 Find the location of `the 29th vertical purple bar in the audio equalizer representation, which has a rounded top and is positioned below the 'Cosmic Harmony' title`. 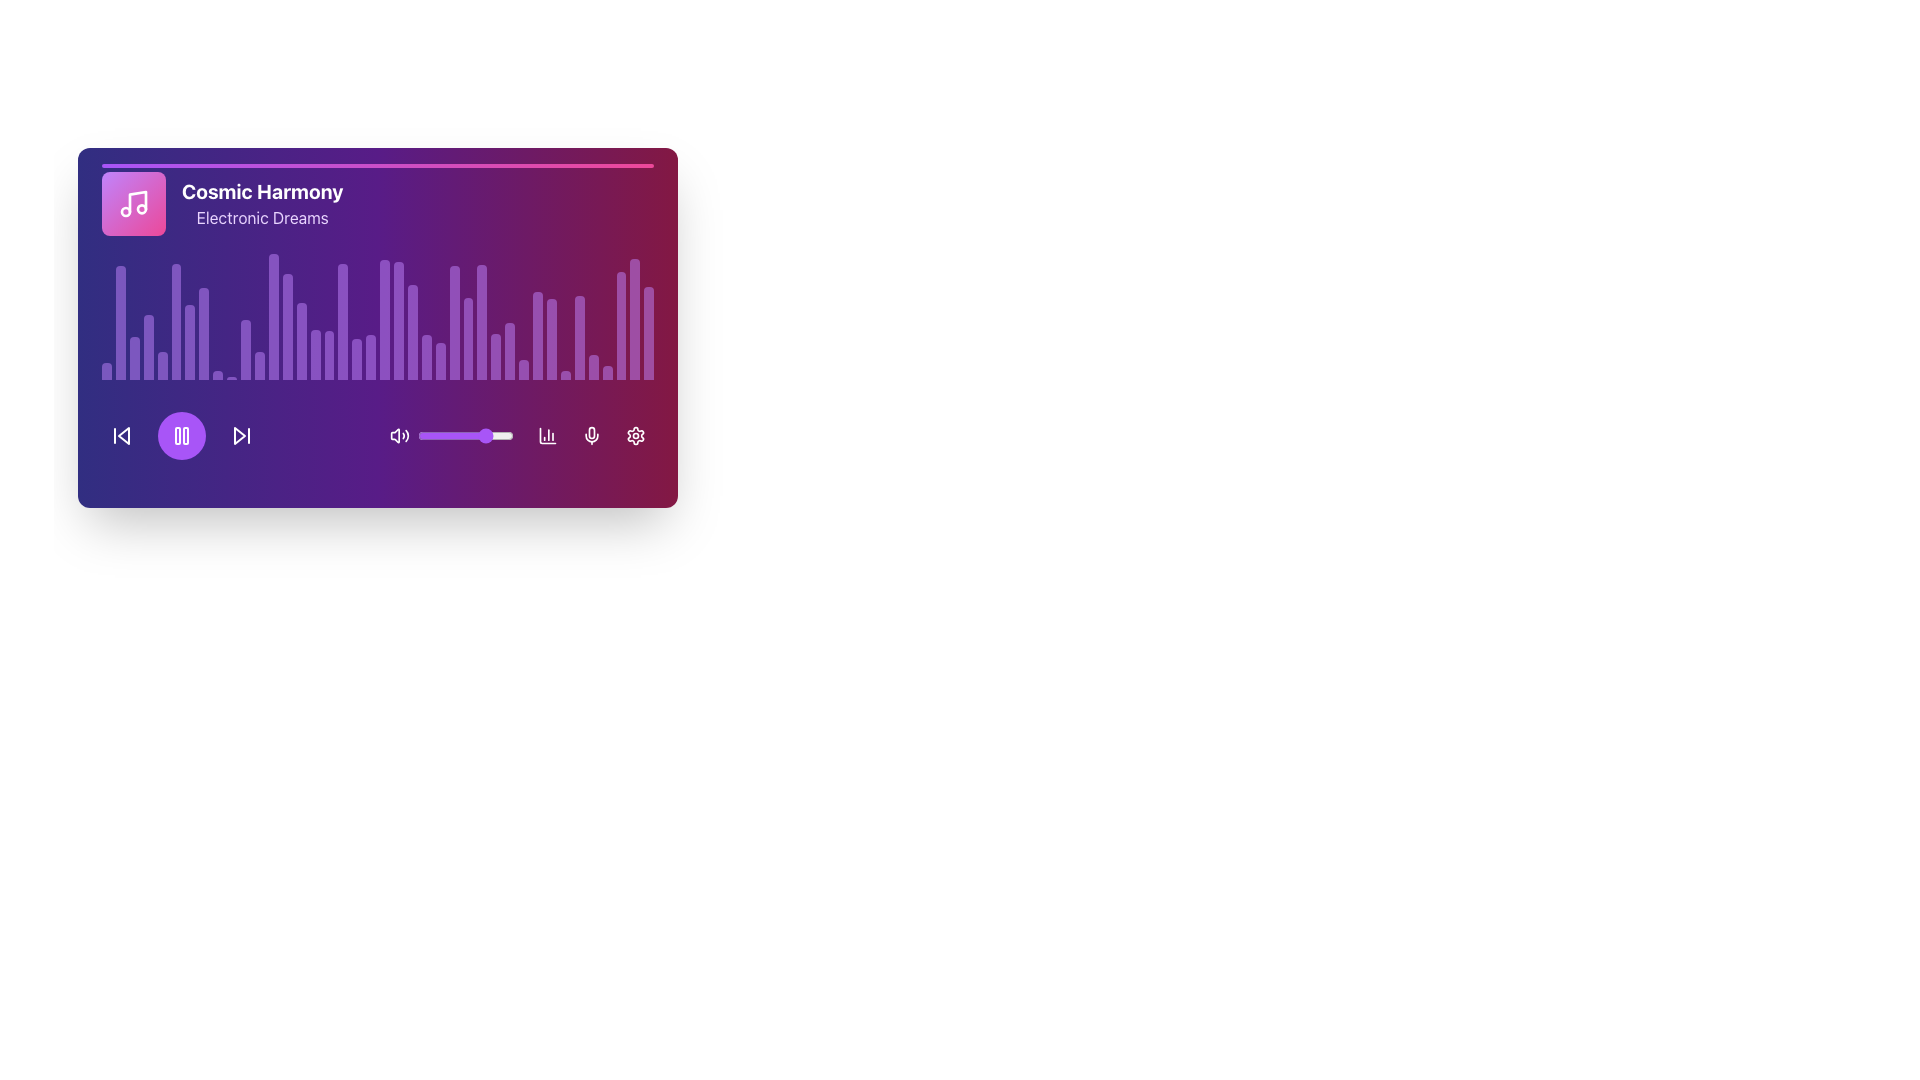

the 29th vertical purple bar in the audio equalizer representation, which has a rounded top and is positioned below the 'Cosmic Harmony' title is located at coordinates (510, 350).